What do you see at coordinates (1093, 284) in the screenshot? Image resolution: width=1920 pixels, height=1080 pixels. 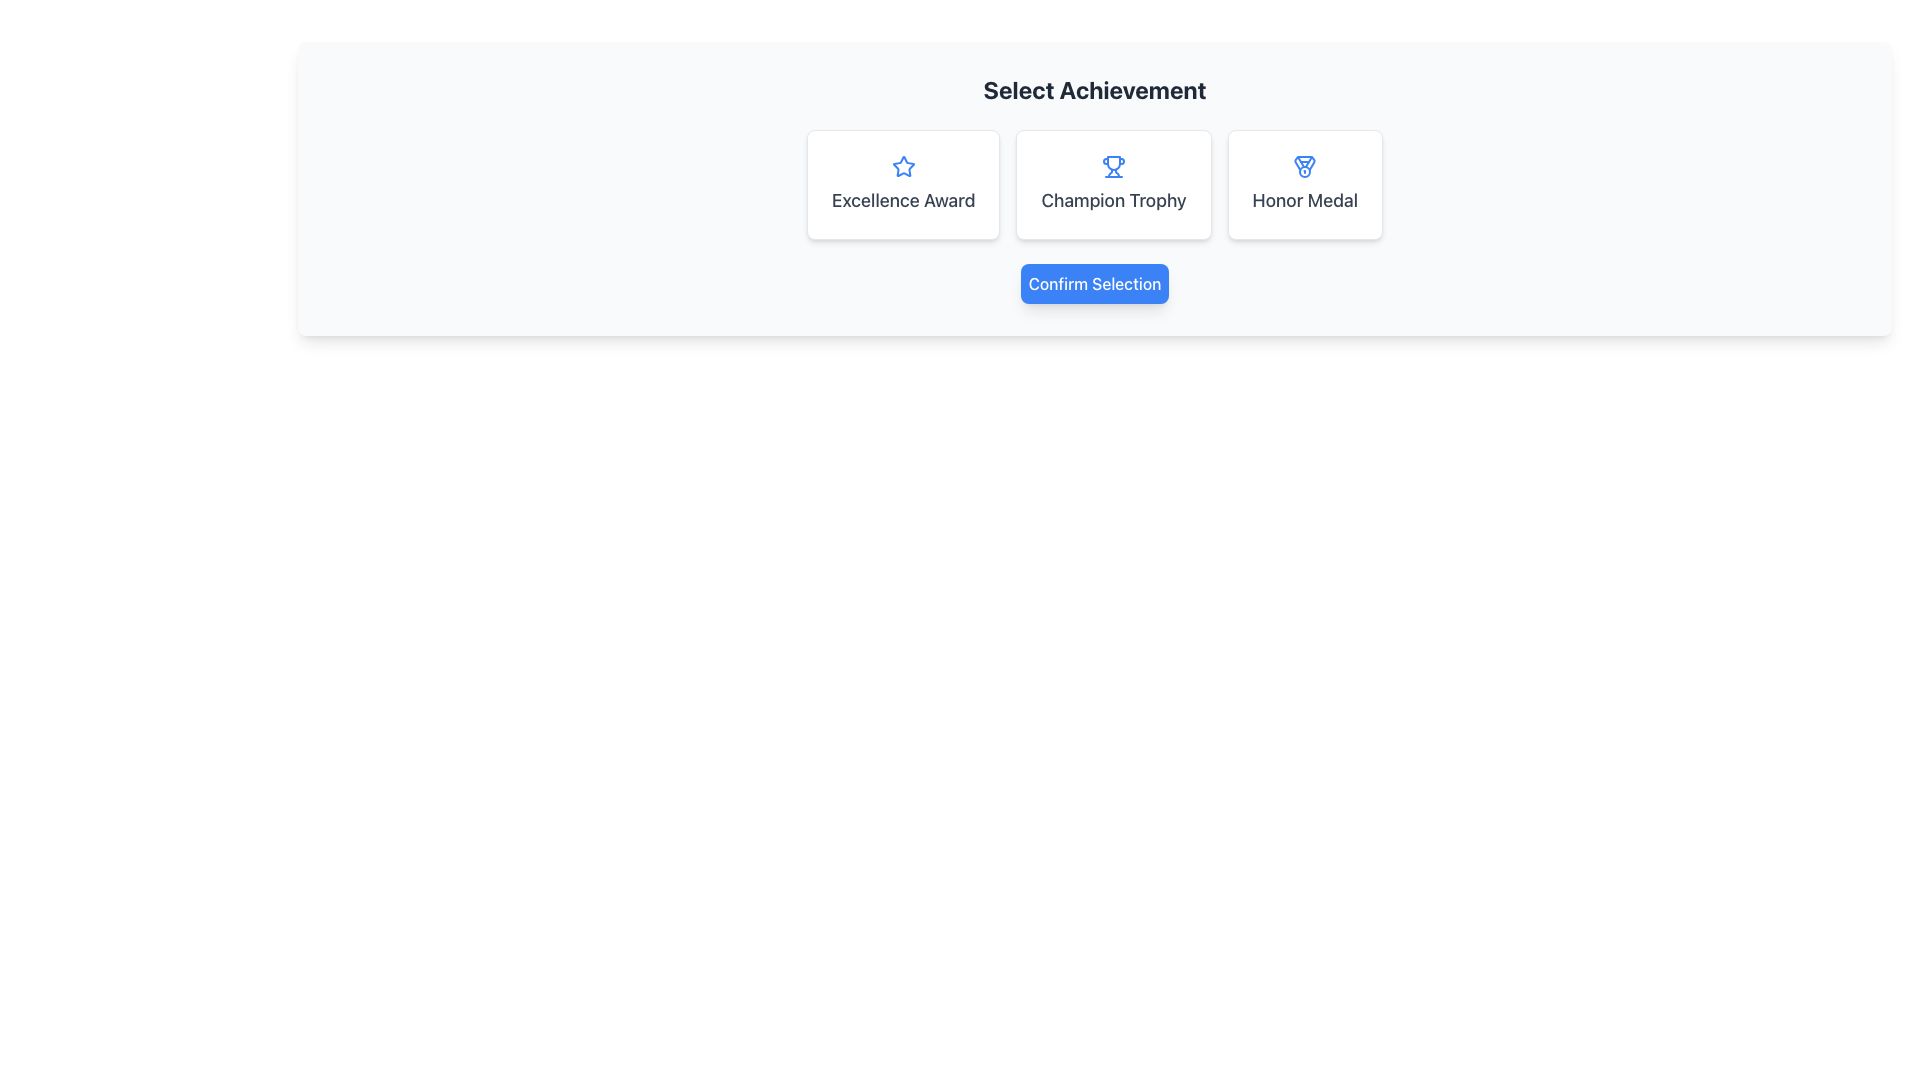 I see `the confirmation button located below the cards labeled 'Excellence Award,' 'Champion Trophy,' and 'Honor Medal' to observe the hover effects` at bounding box center [1093, 284].